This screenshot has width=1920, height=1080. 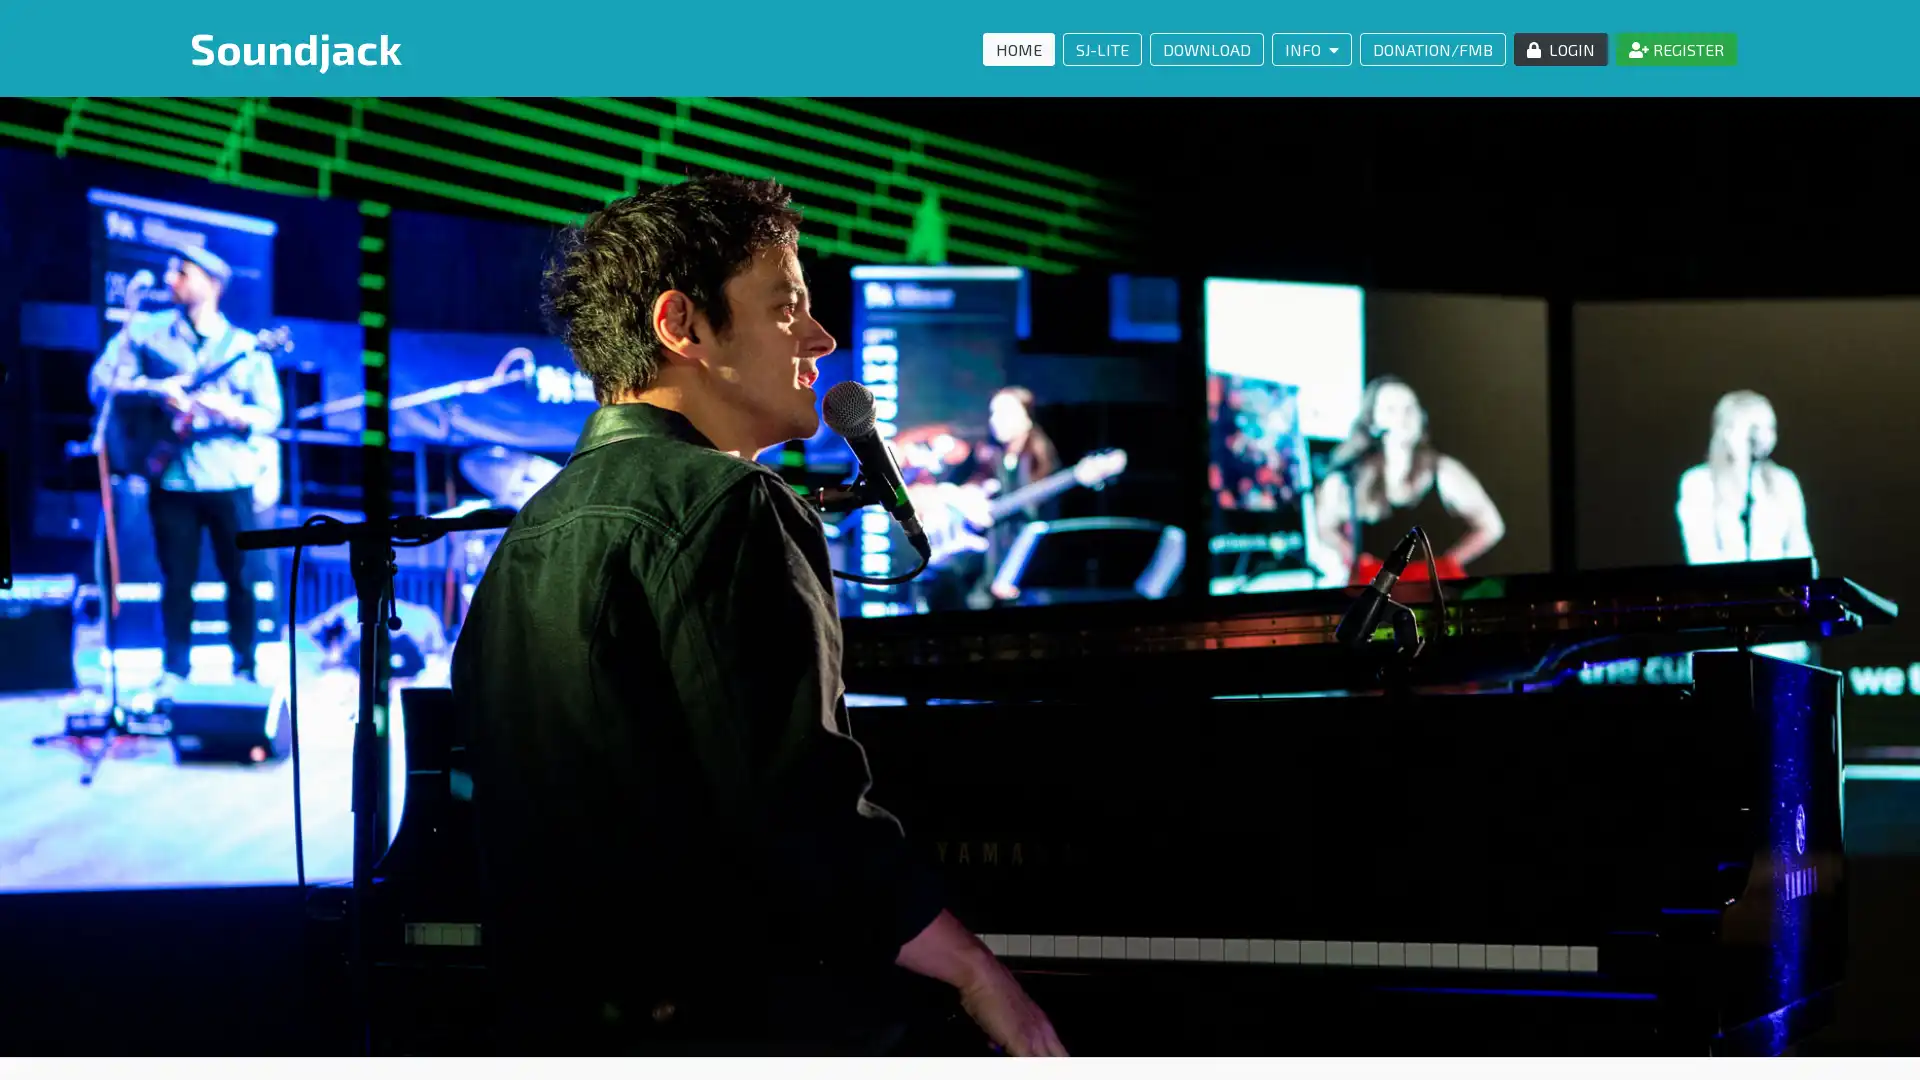 I want to click on next arrow, so click(x=1888, y=575).